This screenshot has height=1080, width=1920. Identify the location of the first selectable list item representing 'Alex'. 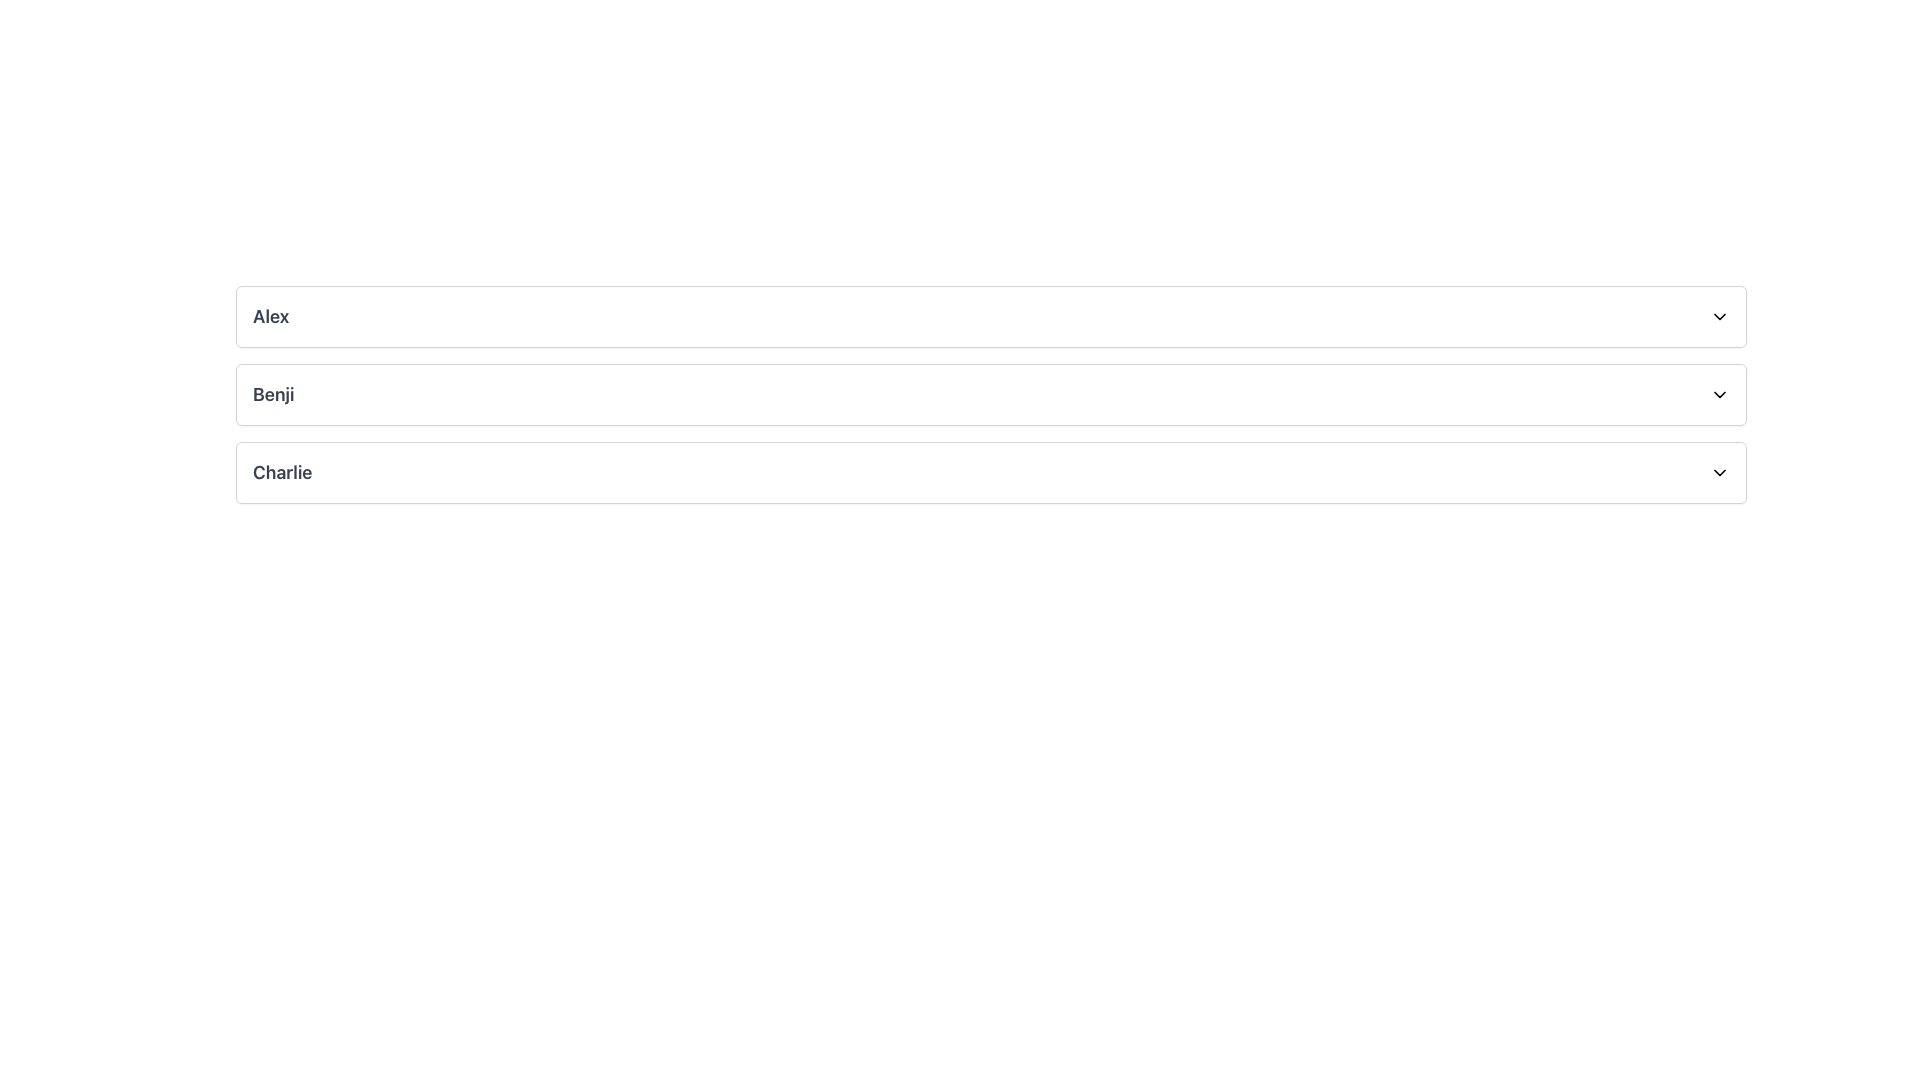
(991, 315).